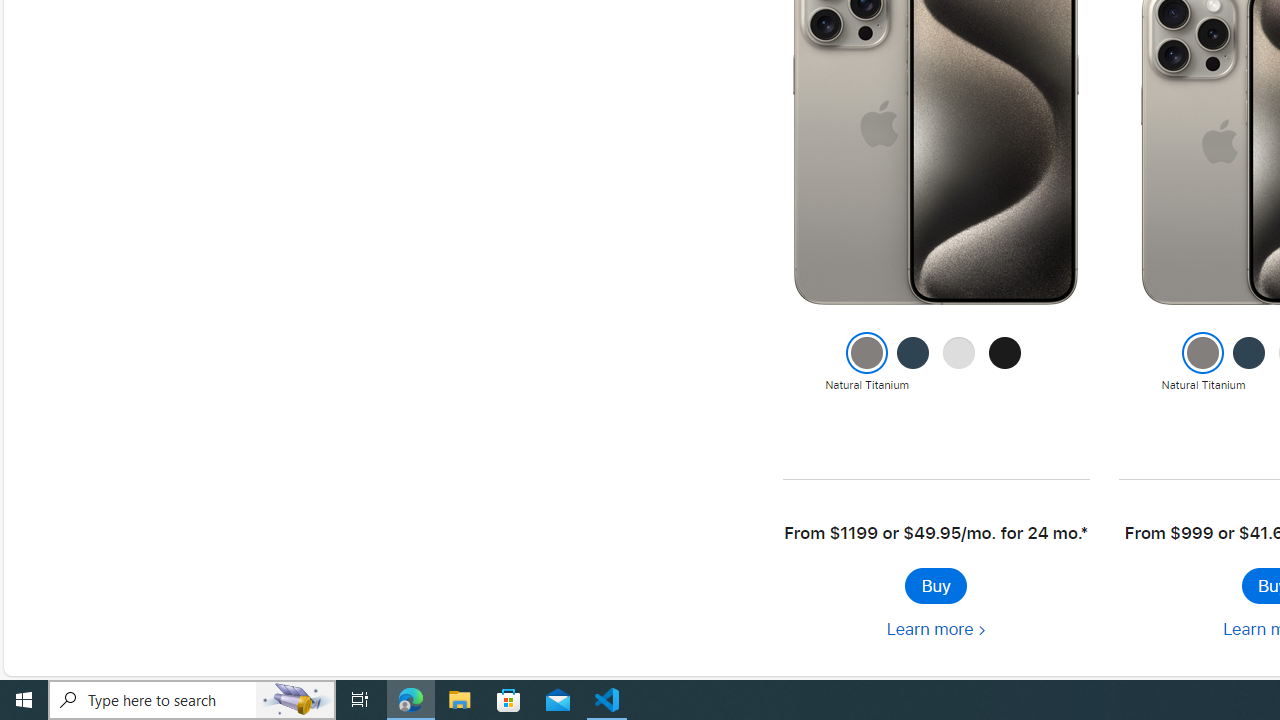 This screenshot has height=720, width=1280. What do you see at coordinates (958, 363) in the screenshot?
I see `'White Titanium'` at bounding box center [958, 363].